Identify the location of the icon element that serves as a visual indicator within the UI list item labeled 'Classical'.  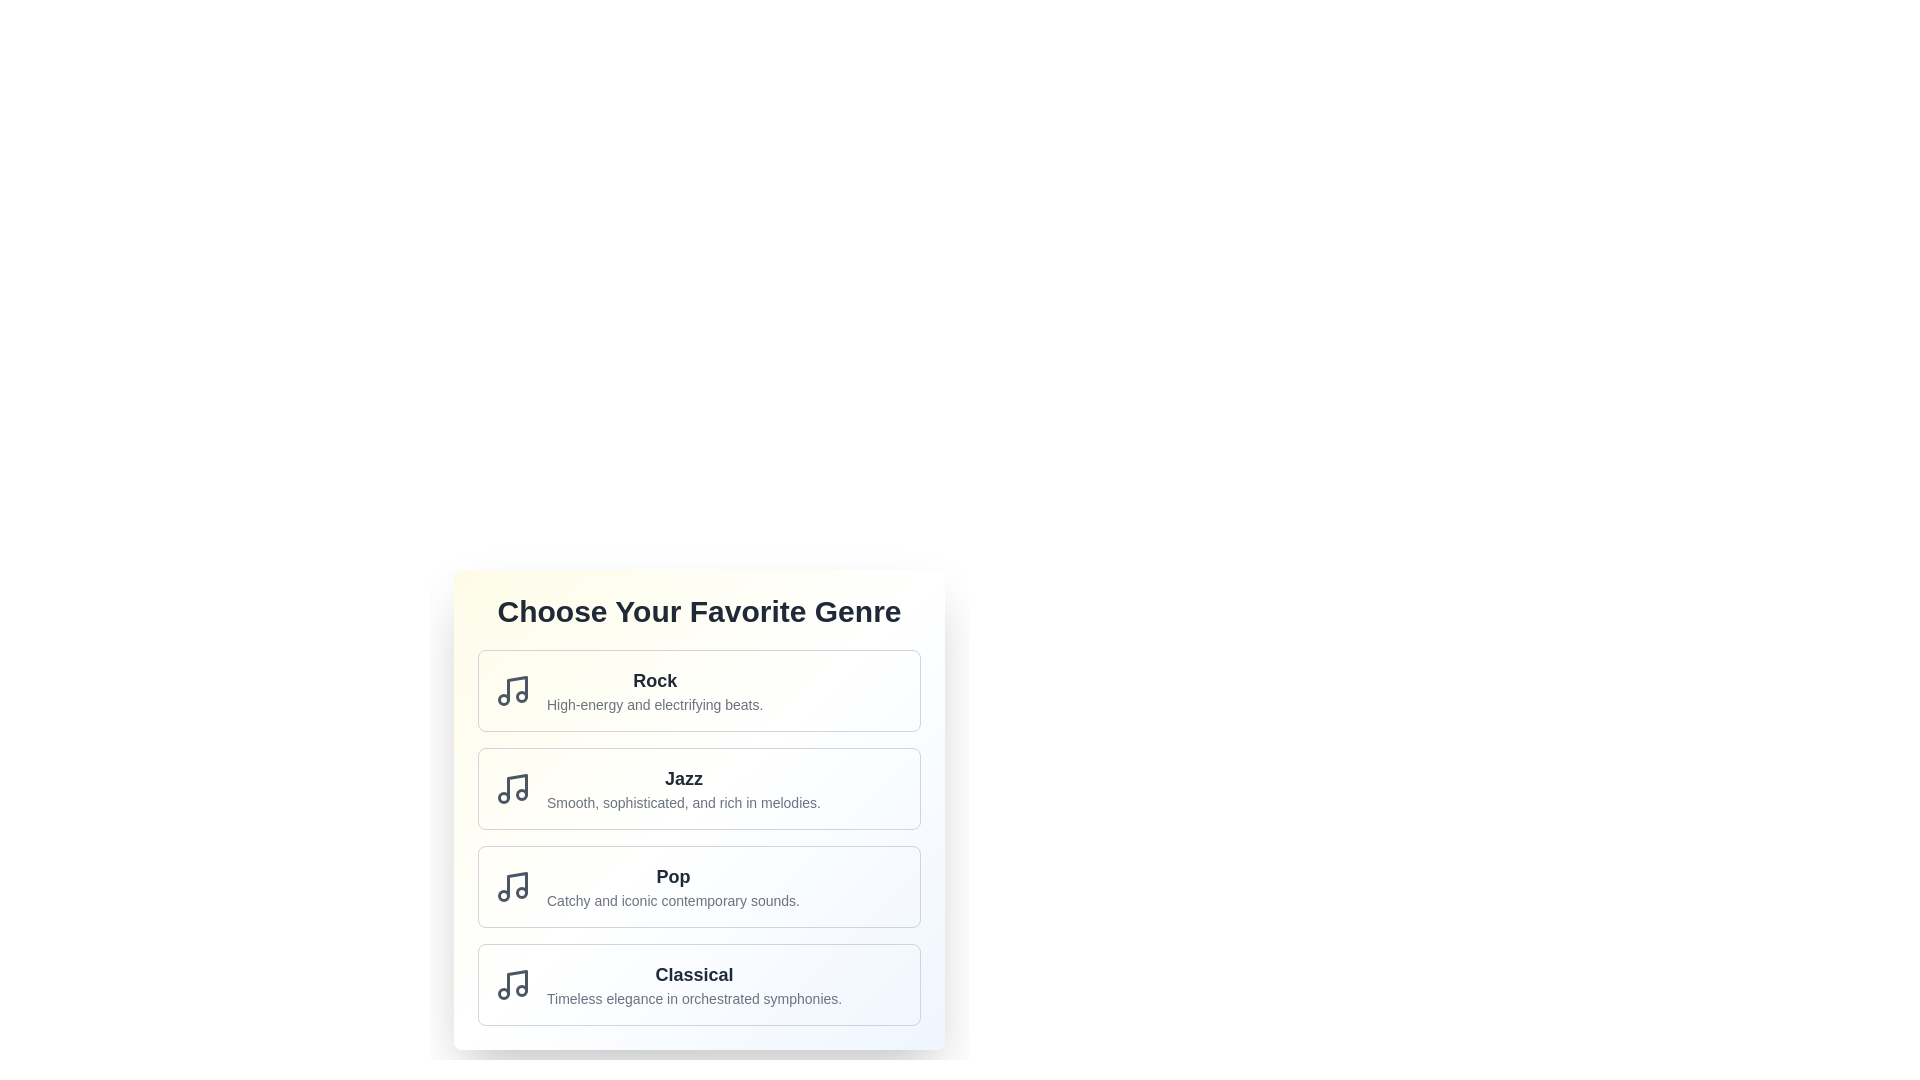
(522, 991).